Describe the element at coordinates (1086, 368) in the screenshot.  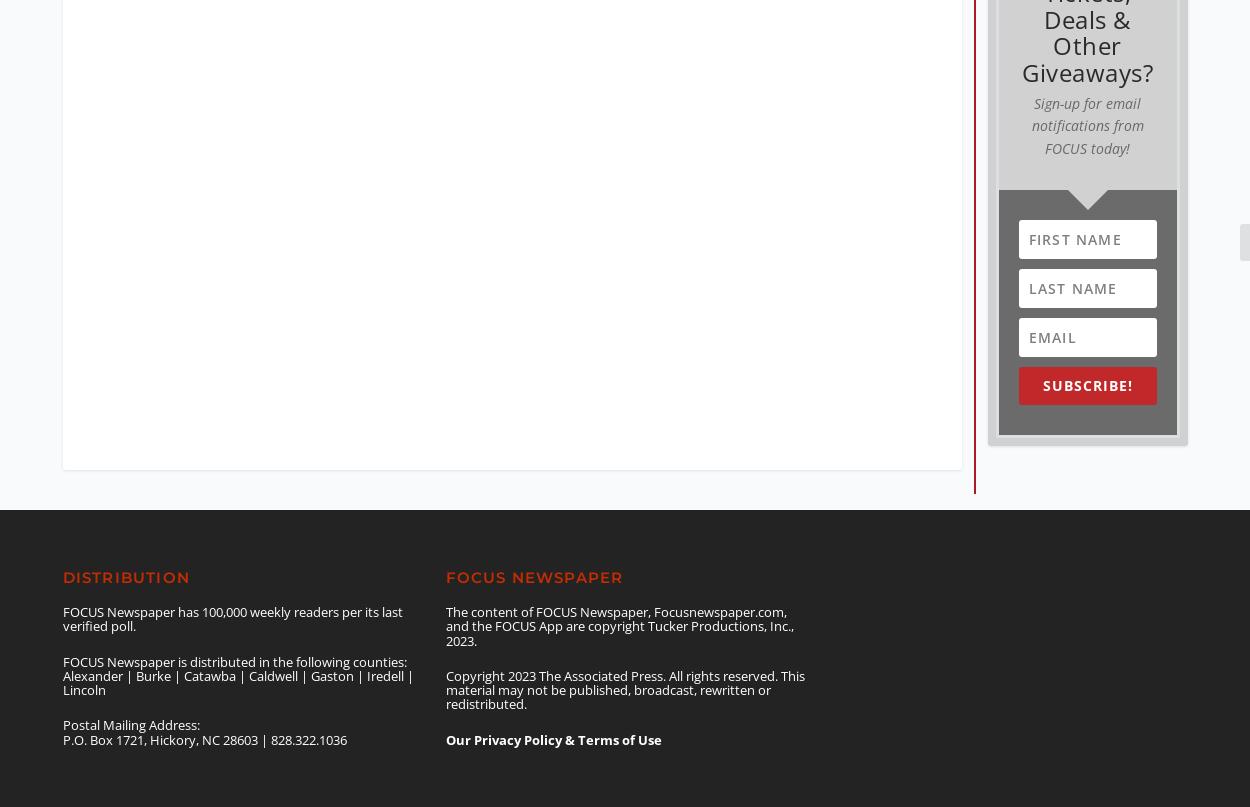
I see `'SUBSCRIBE!'` at that location.